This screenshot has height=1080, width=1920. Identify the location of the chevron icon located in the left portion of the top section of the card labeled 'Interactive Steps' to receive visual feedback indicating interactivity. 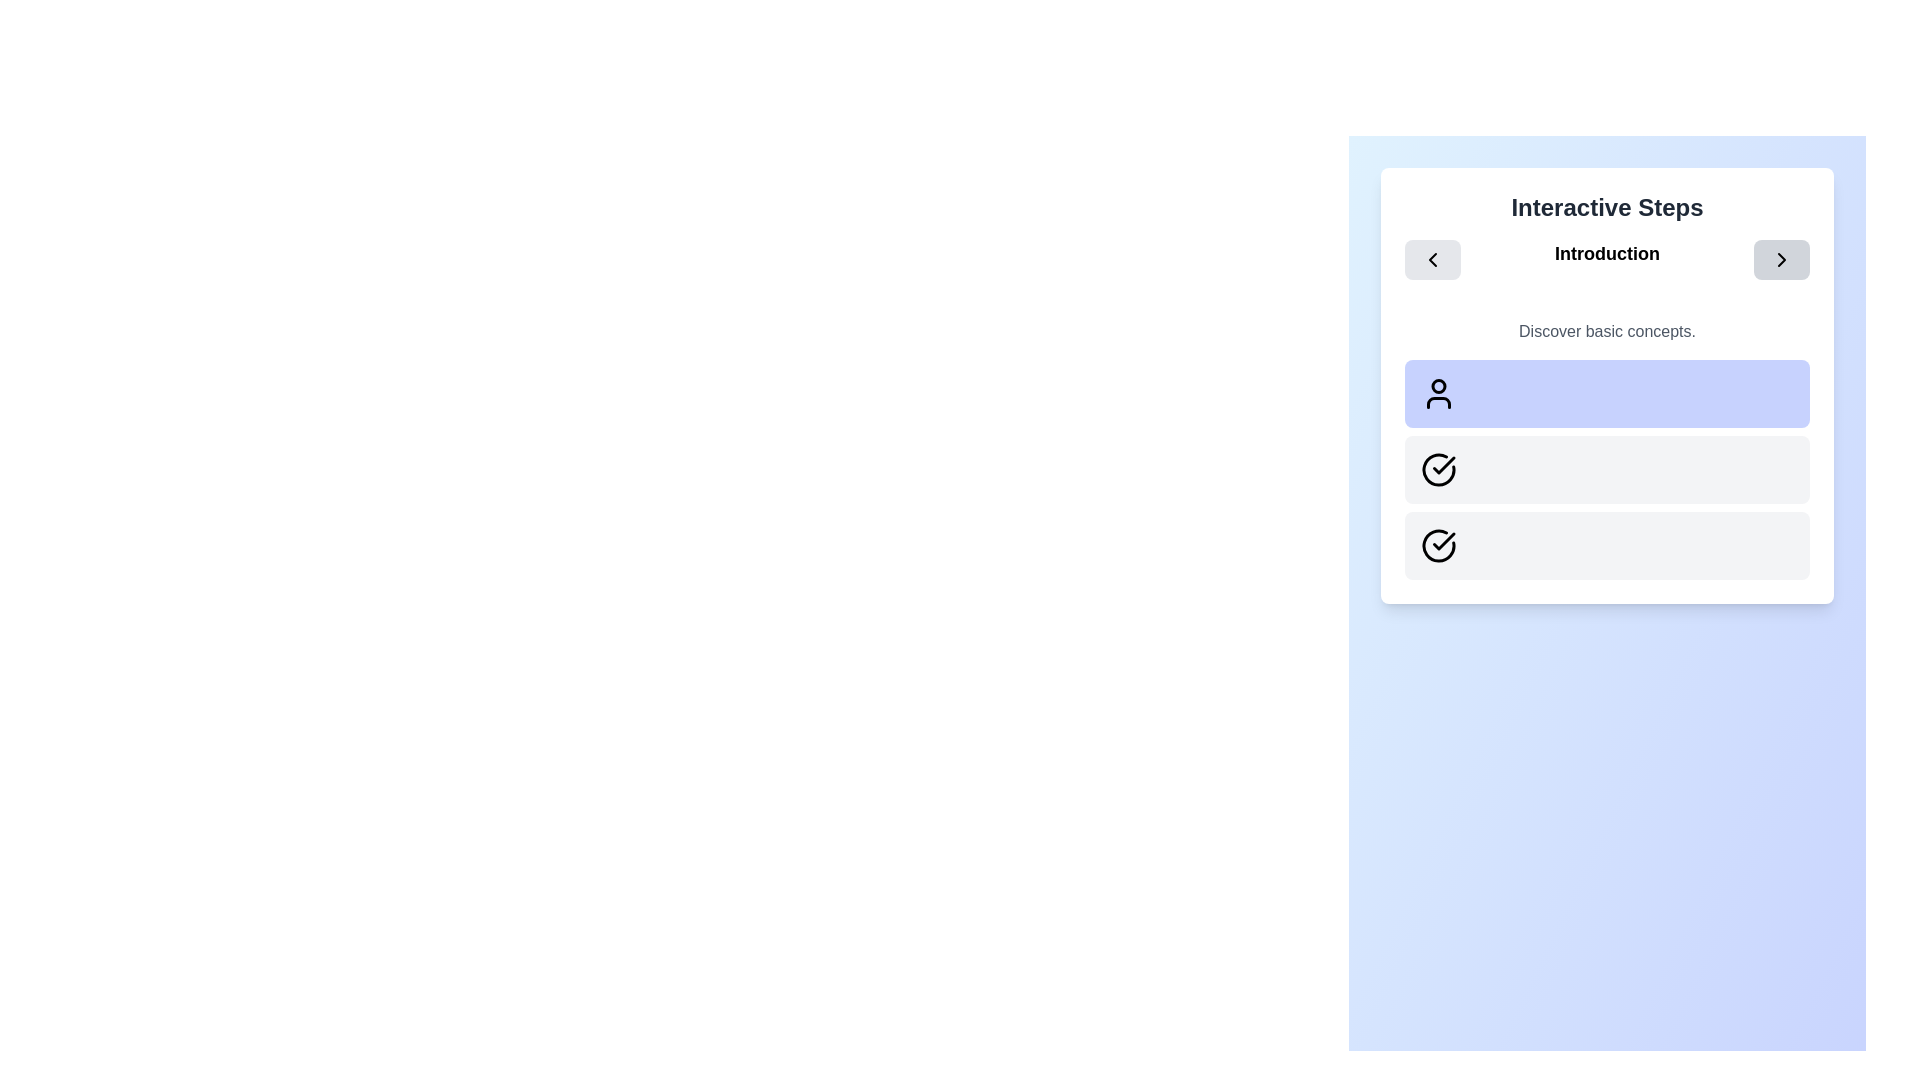
(1432, 258).